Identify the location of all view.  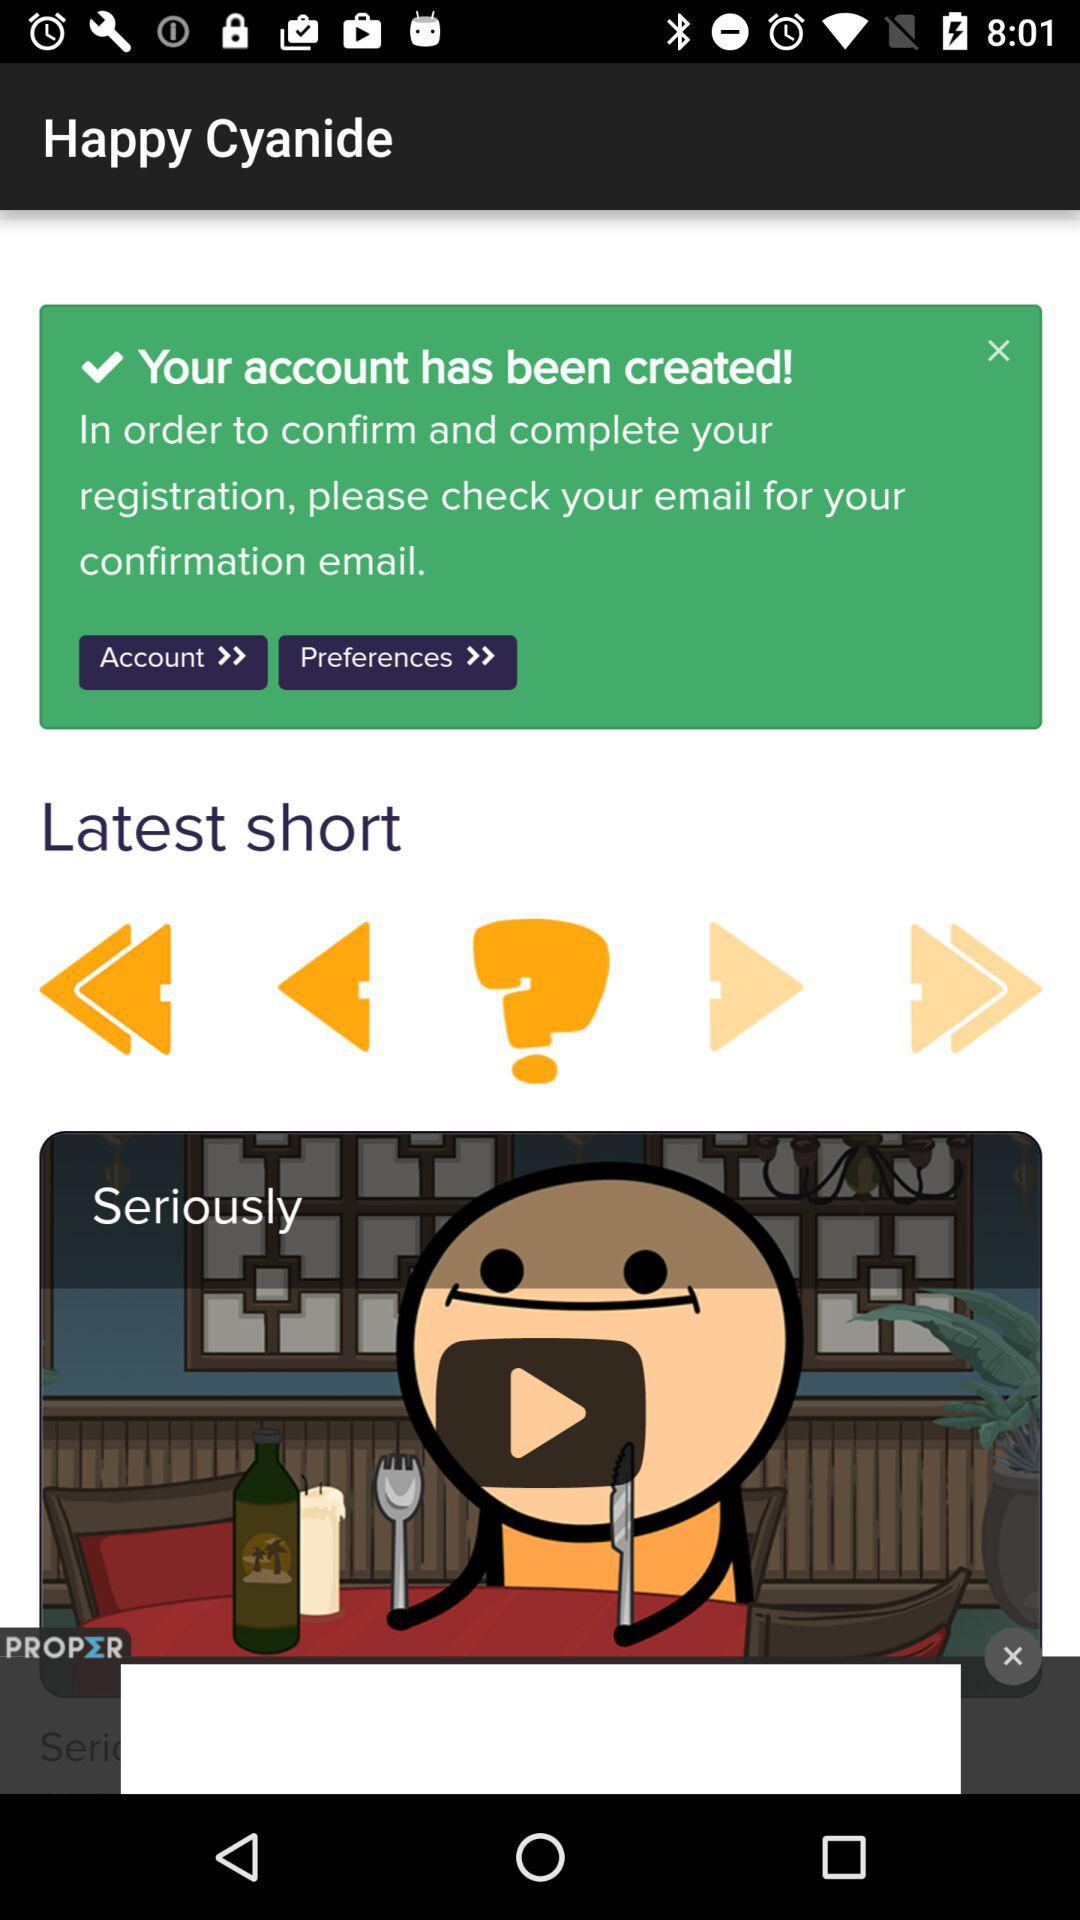
(540, 1002).